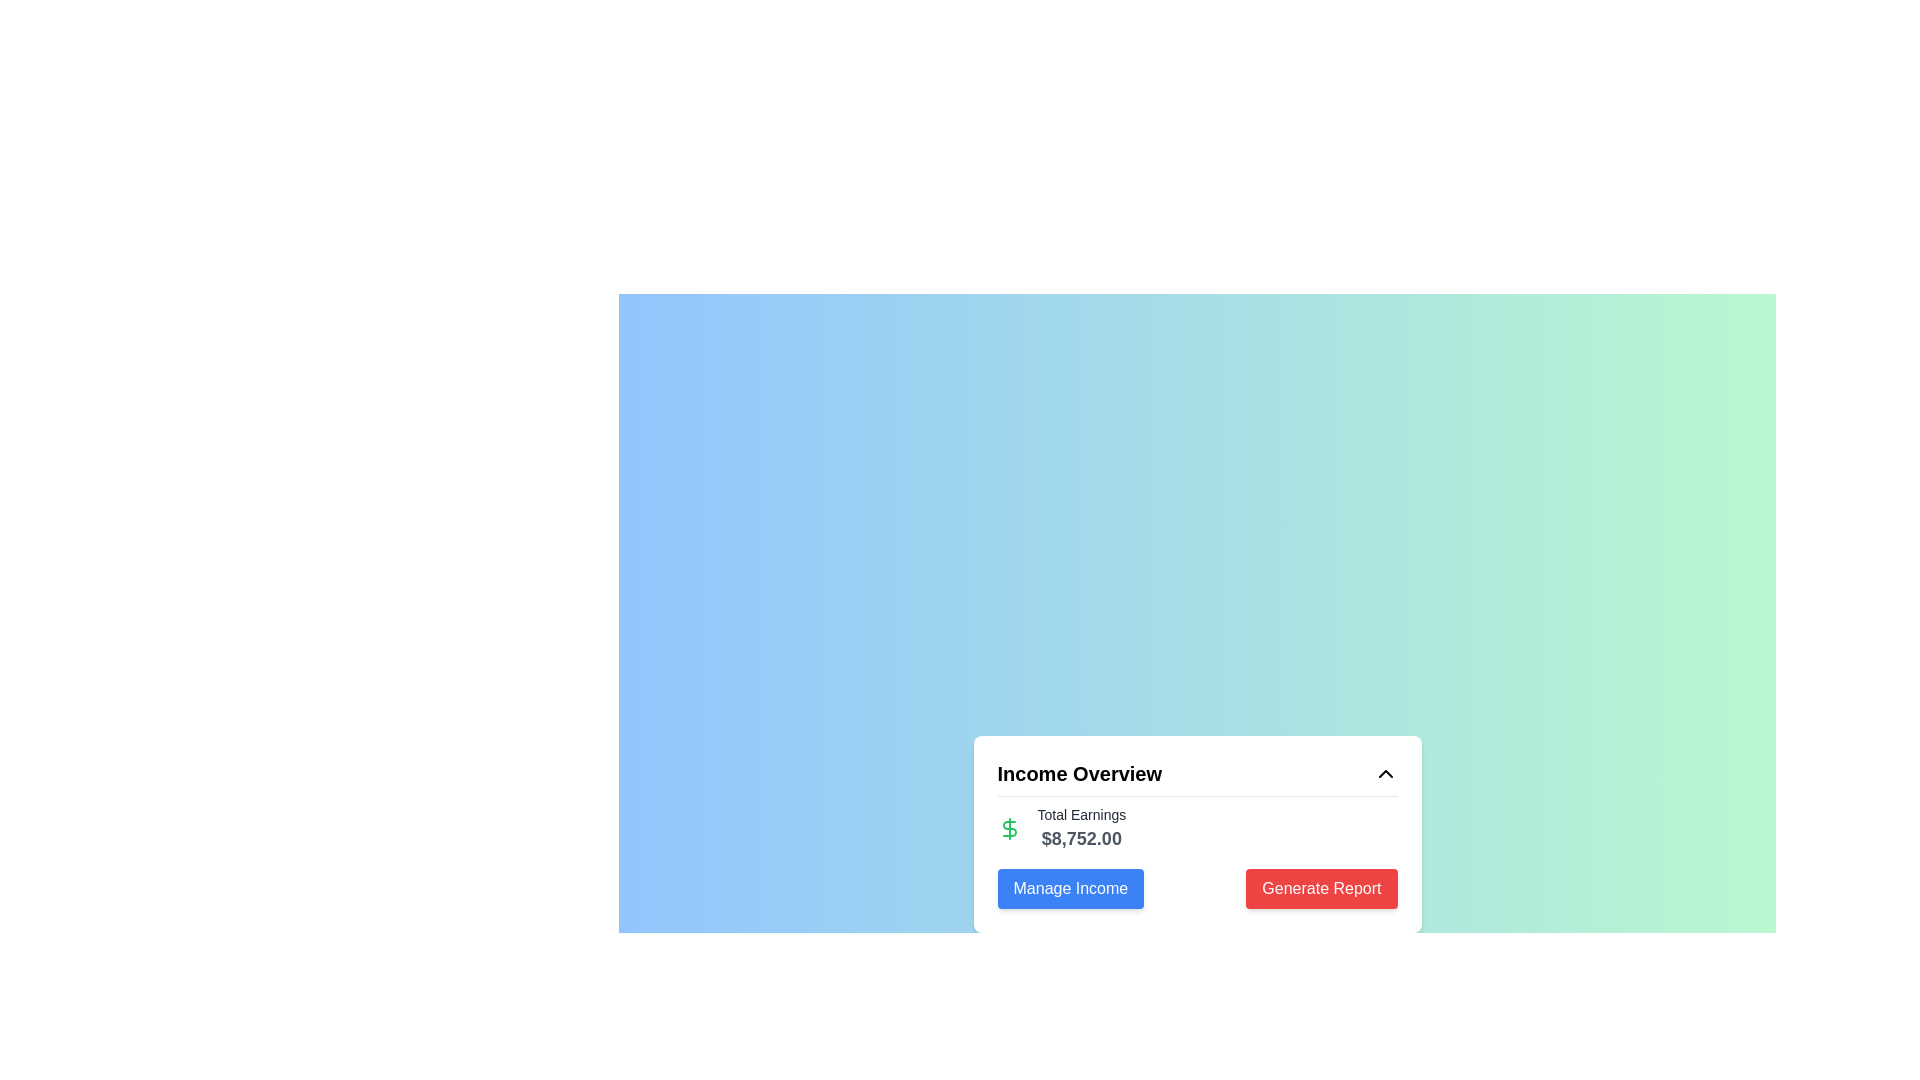 The image size is (1920, 1080). What do you see at coordinates (1384, 772) in the screenshot?
I see `the small button with an upward-pointing chevron icon located next to the 'Income Overview' title` at bounding box center [1384, 772].